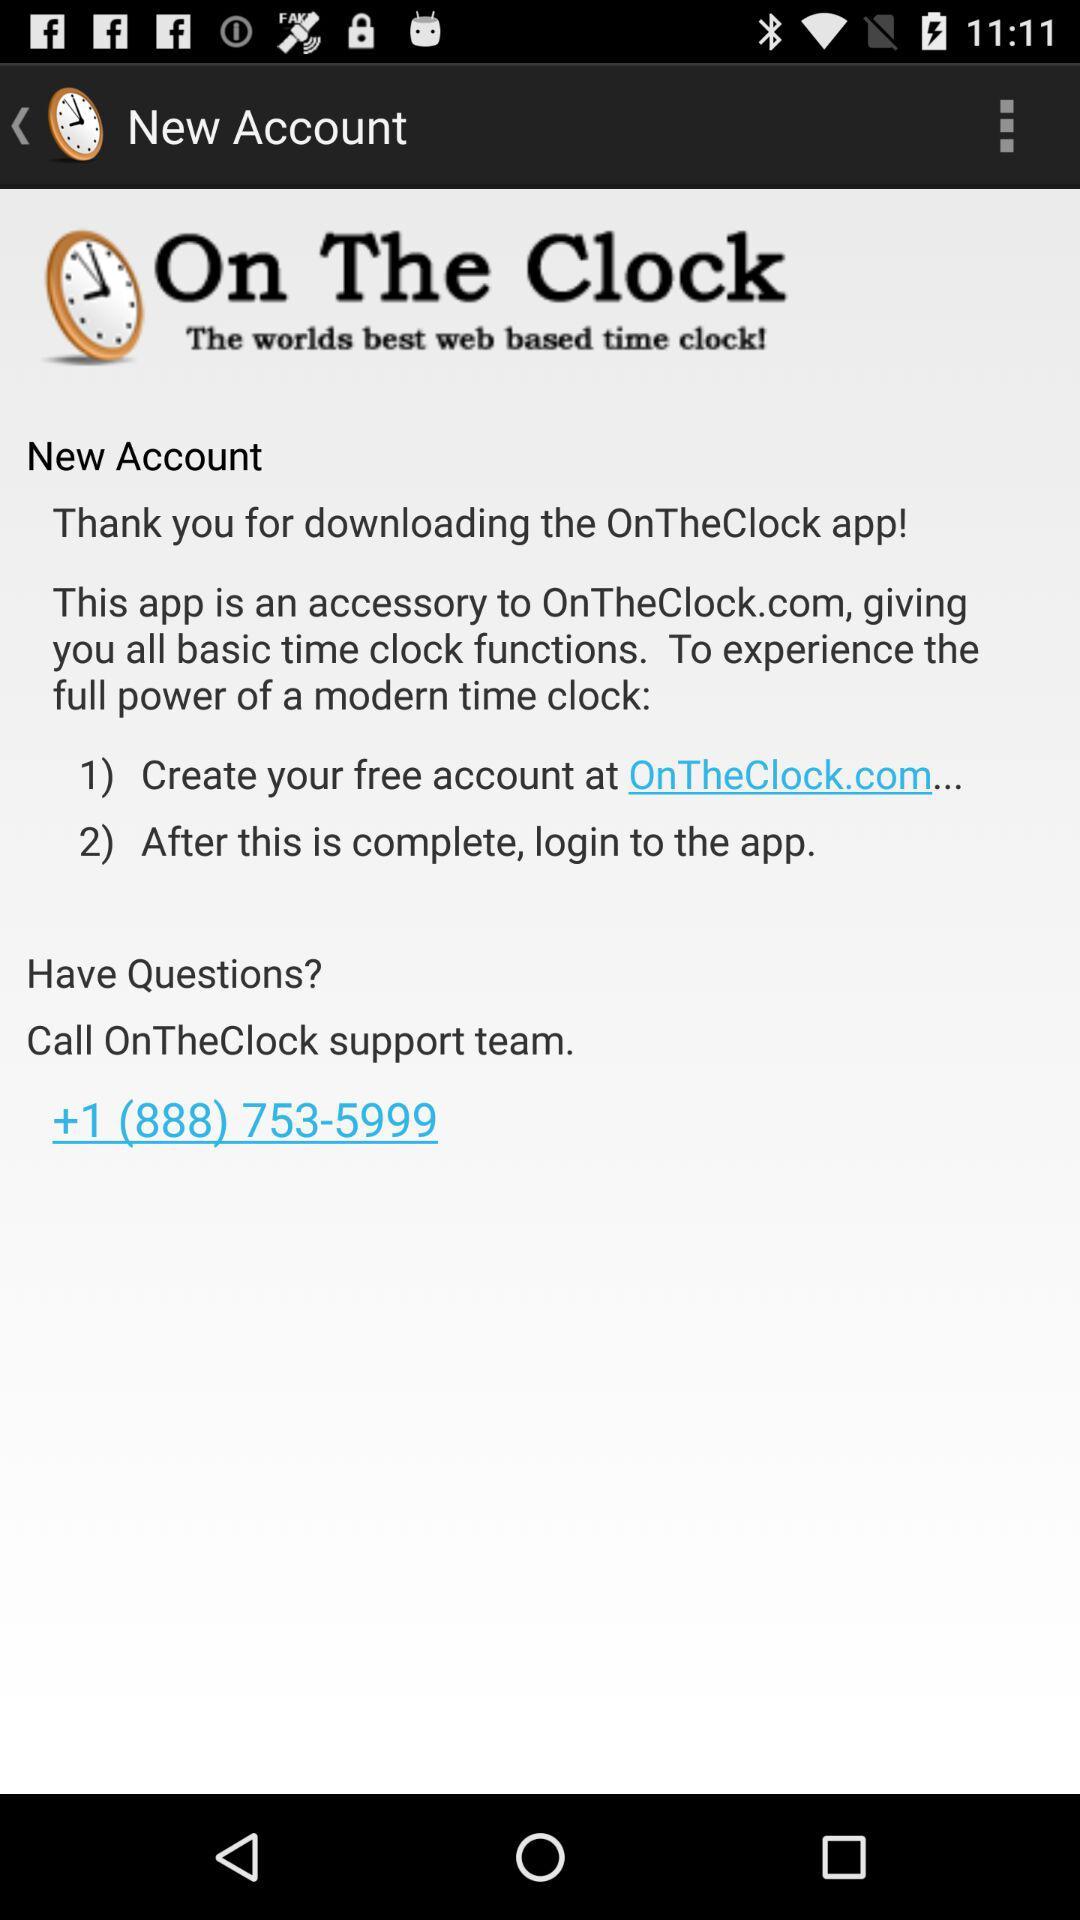 Image resolution: width=1080 pixels, height=1920 pixels. Describe the element at coordinates (173, 972) in the screenshot. I see `the have questions? icon` at that location.